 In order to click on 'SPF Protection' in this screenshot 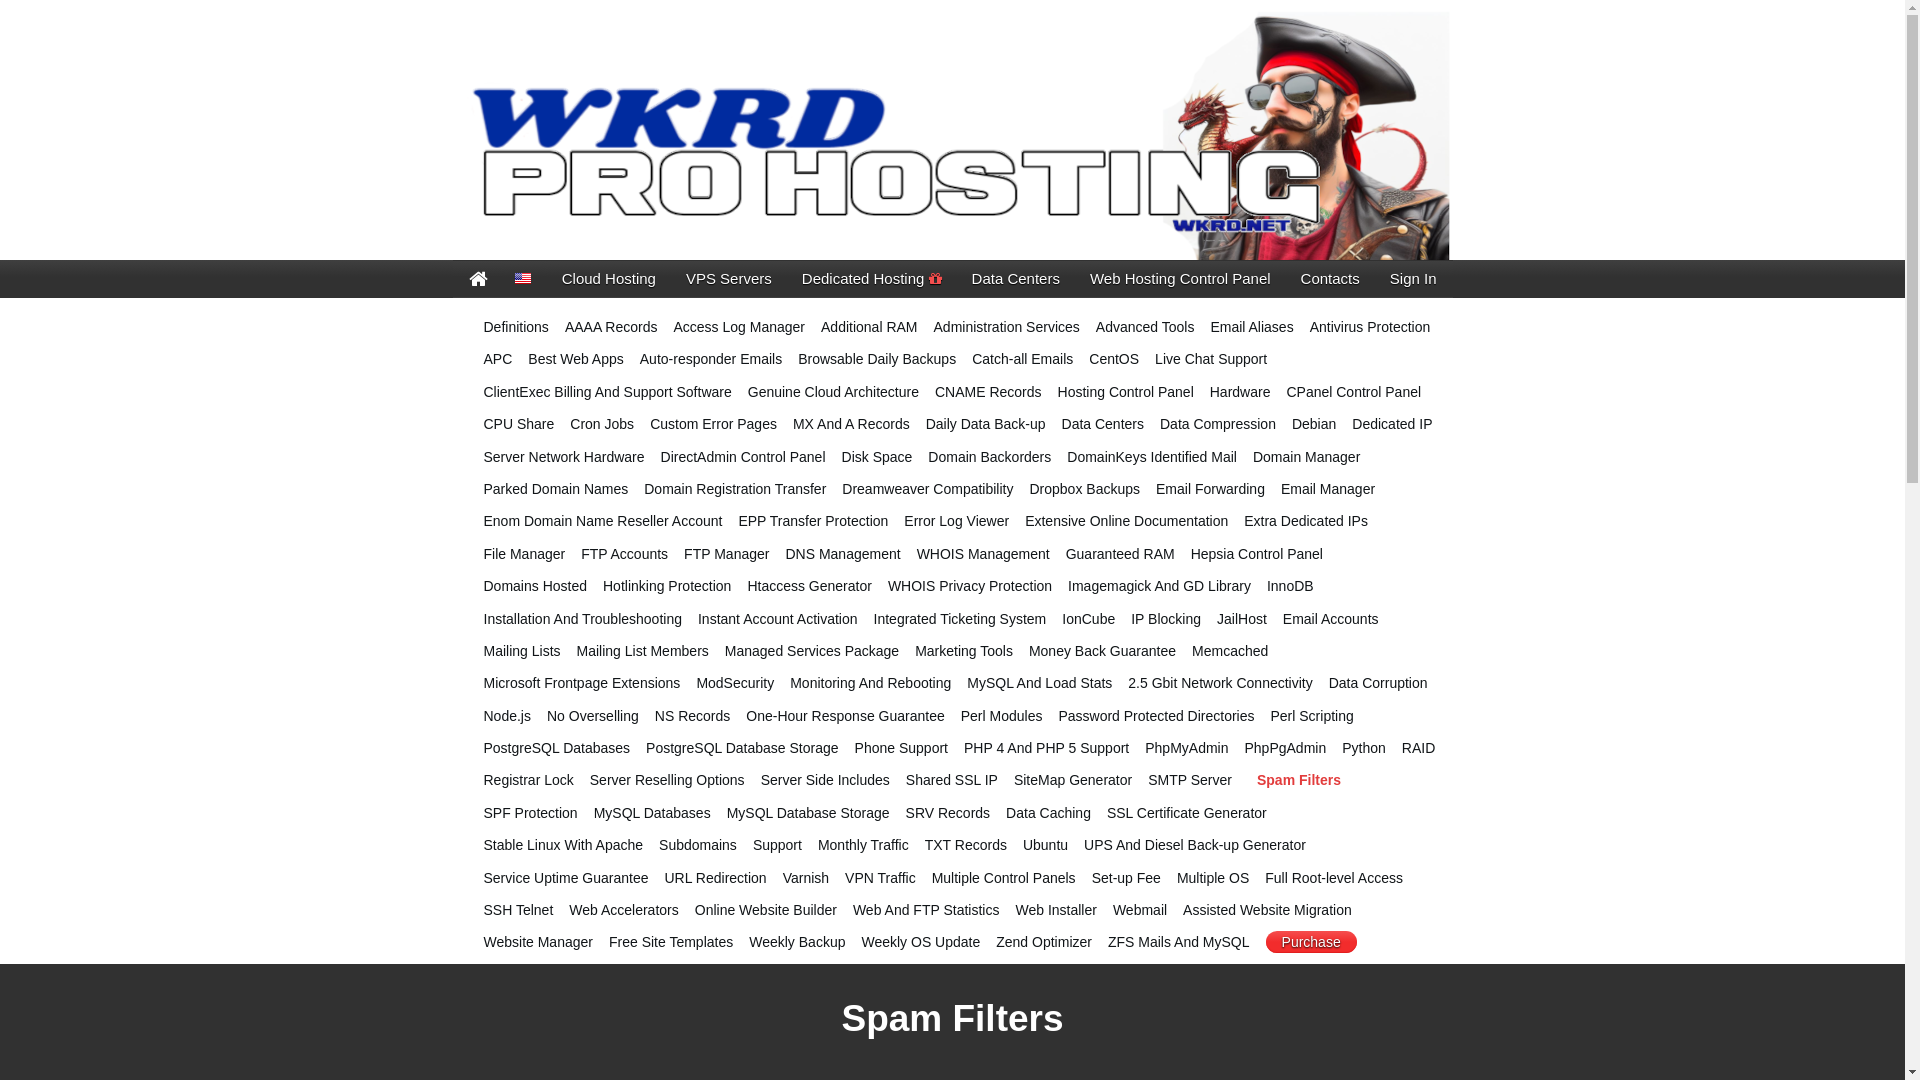, I will do `click(531, 813)`.